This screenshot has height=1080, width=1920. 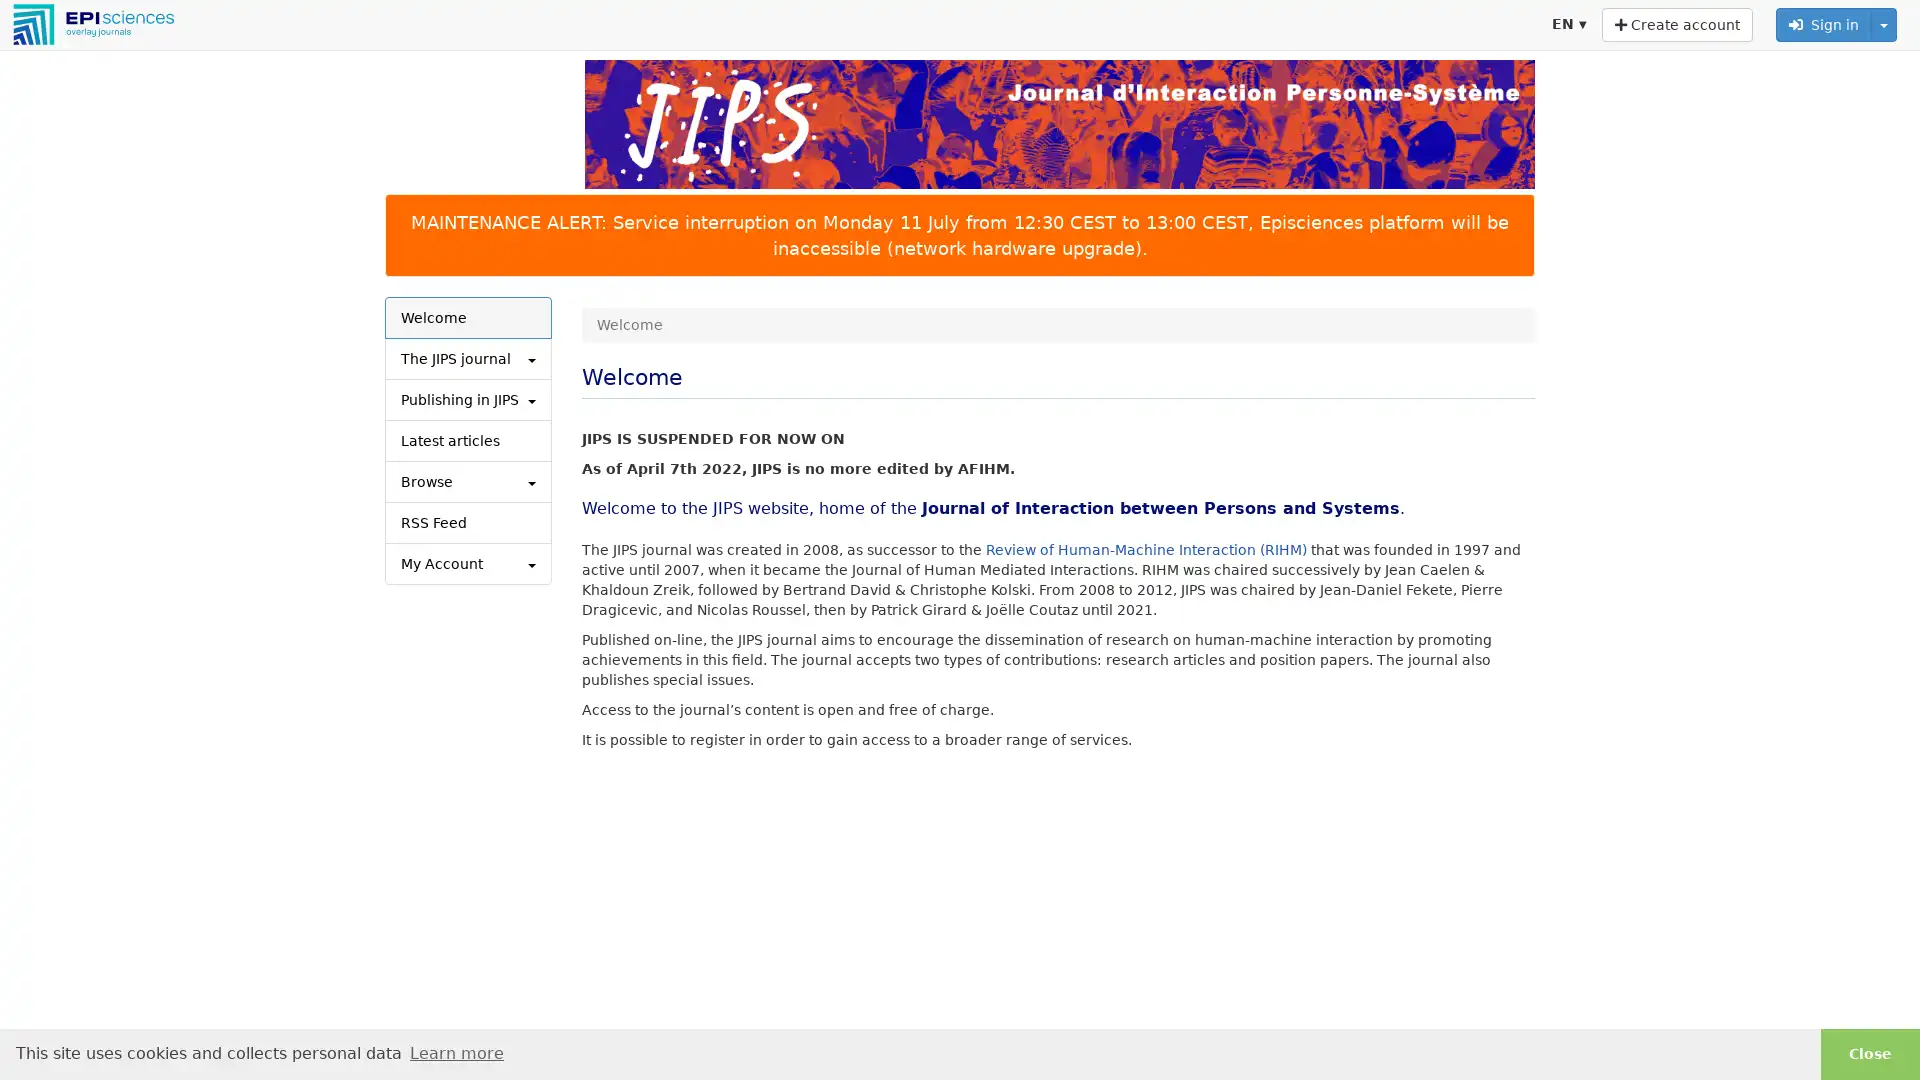 What do you see at coordinates (455, 1052) in the screenshot?
I see `learn more about cookies` at bounding box center [455, 1052].